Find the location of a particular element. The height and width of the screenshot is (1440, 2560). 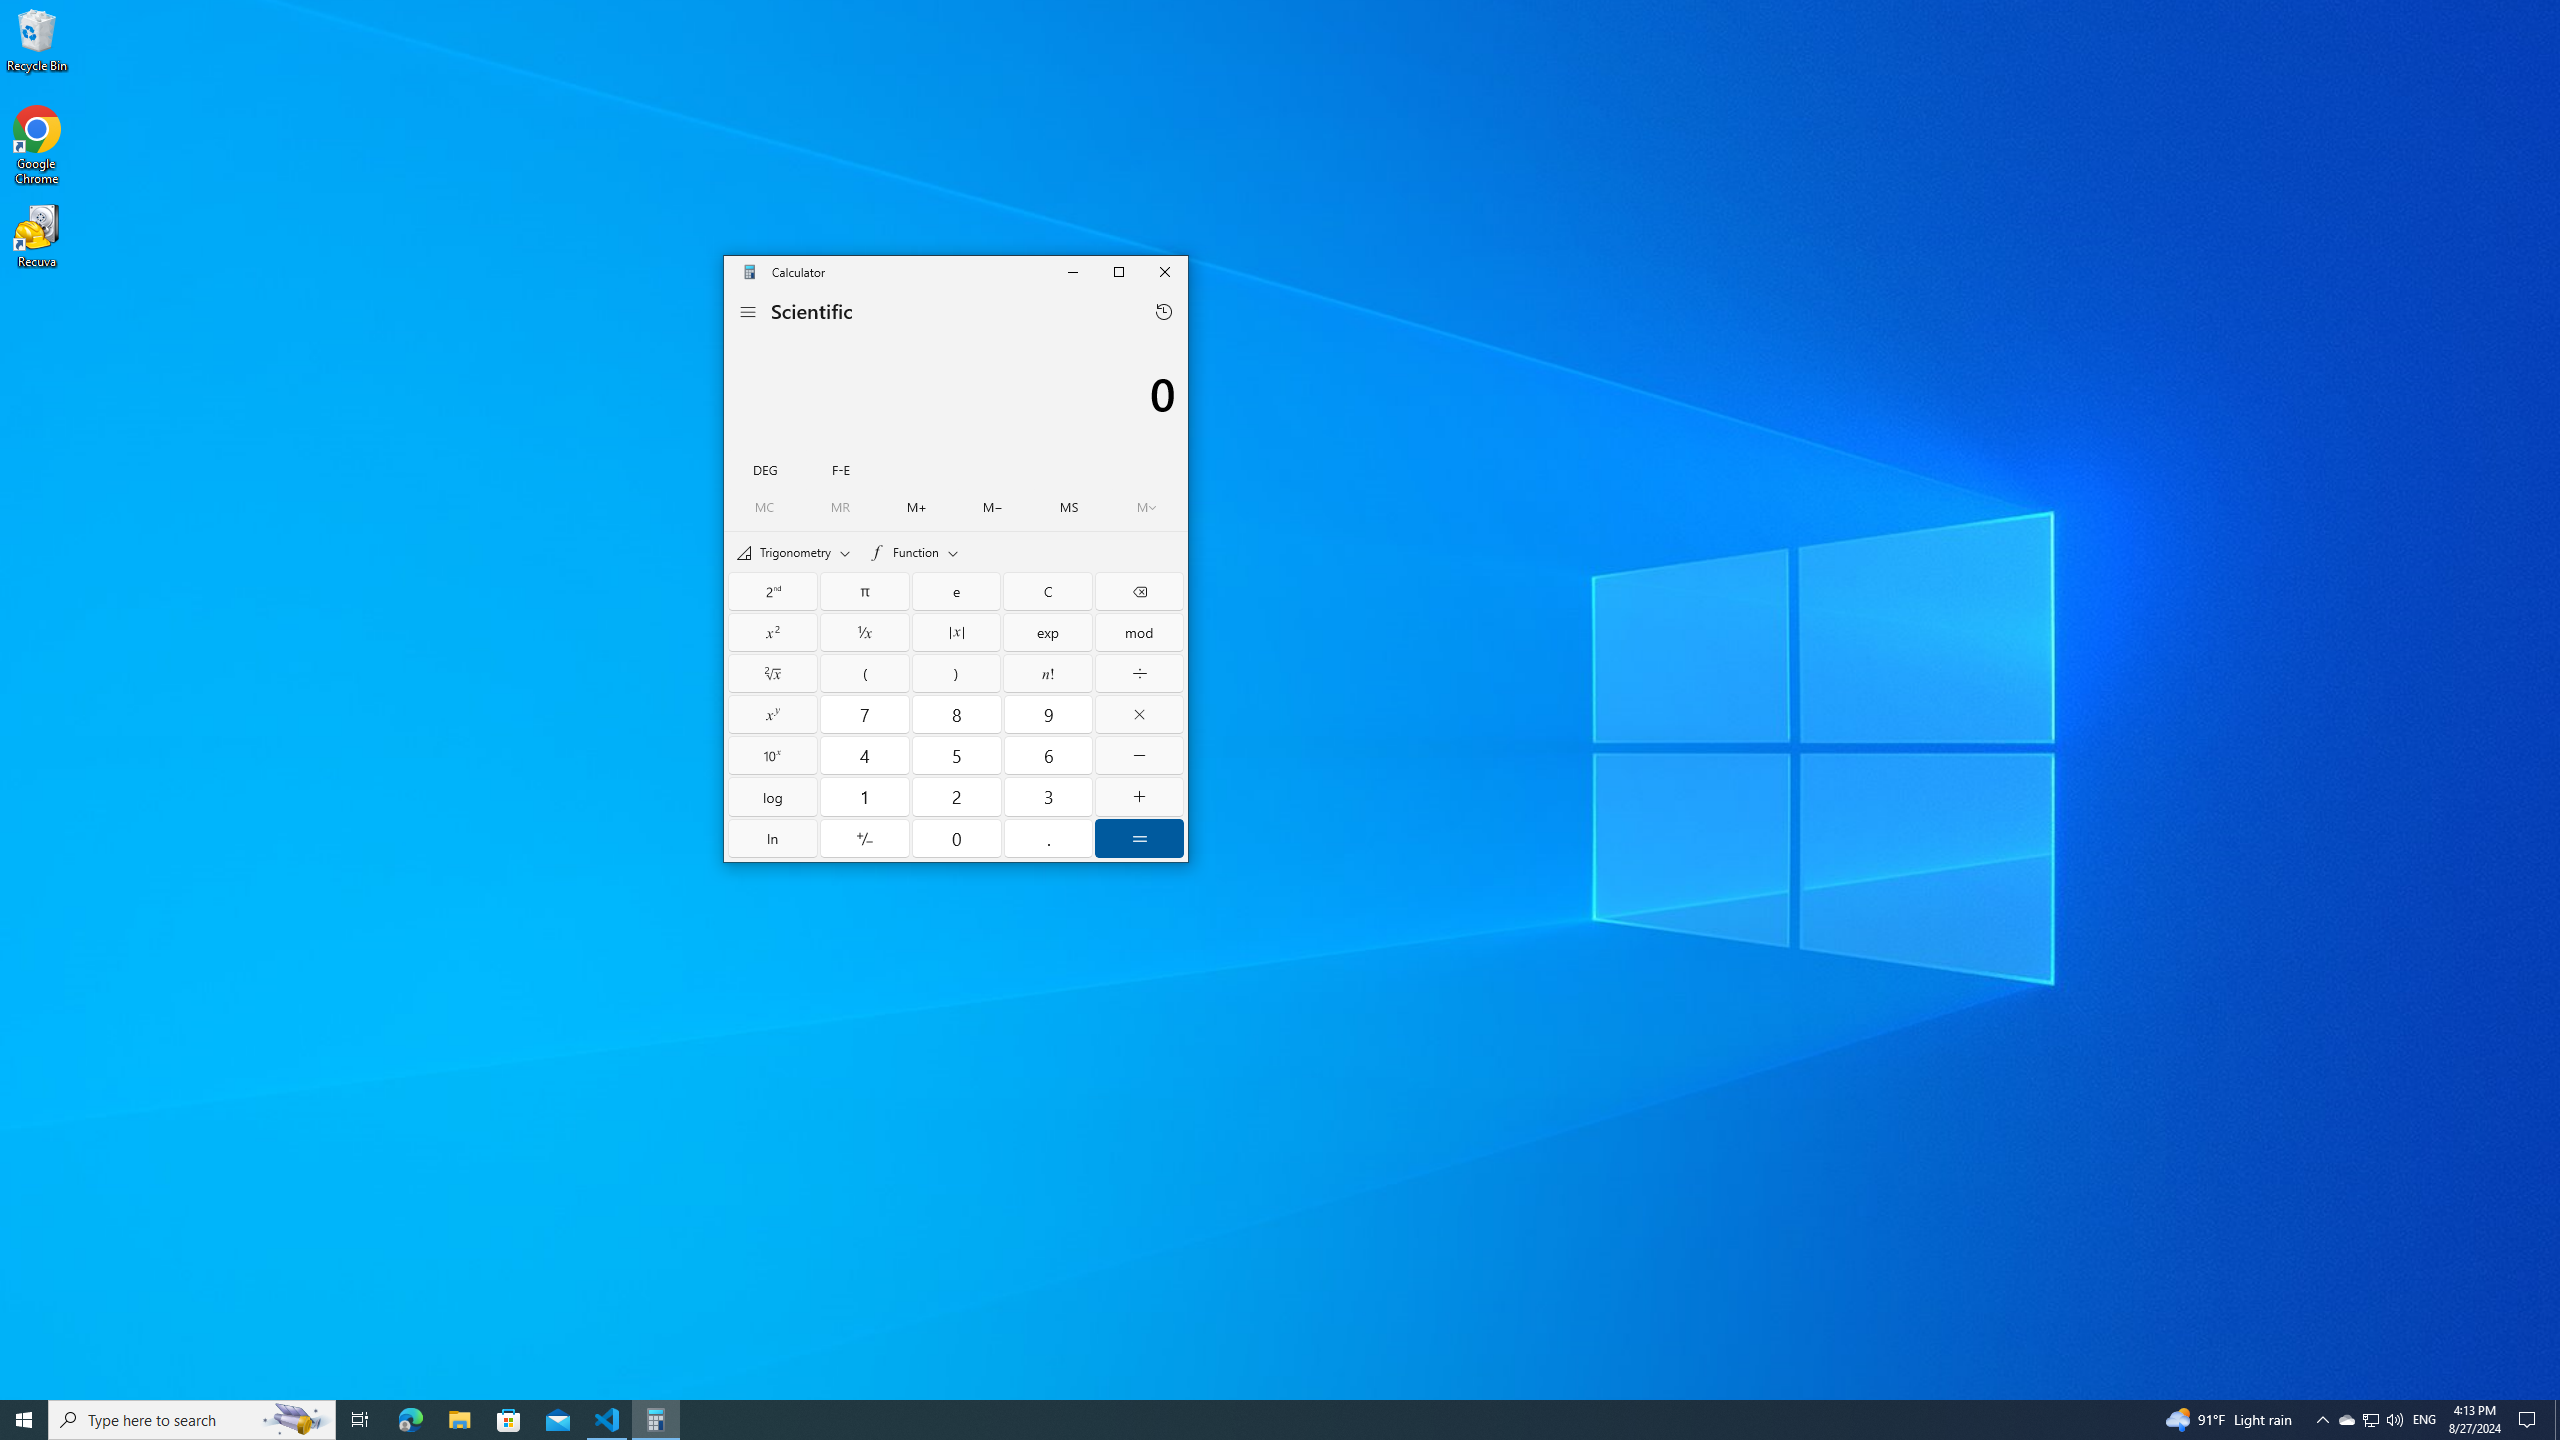

'Minus' is located at coordinates (1138, 754).